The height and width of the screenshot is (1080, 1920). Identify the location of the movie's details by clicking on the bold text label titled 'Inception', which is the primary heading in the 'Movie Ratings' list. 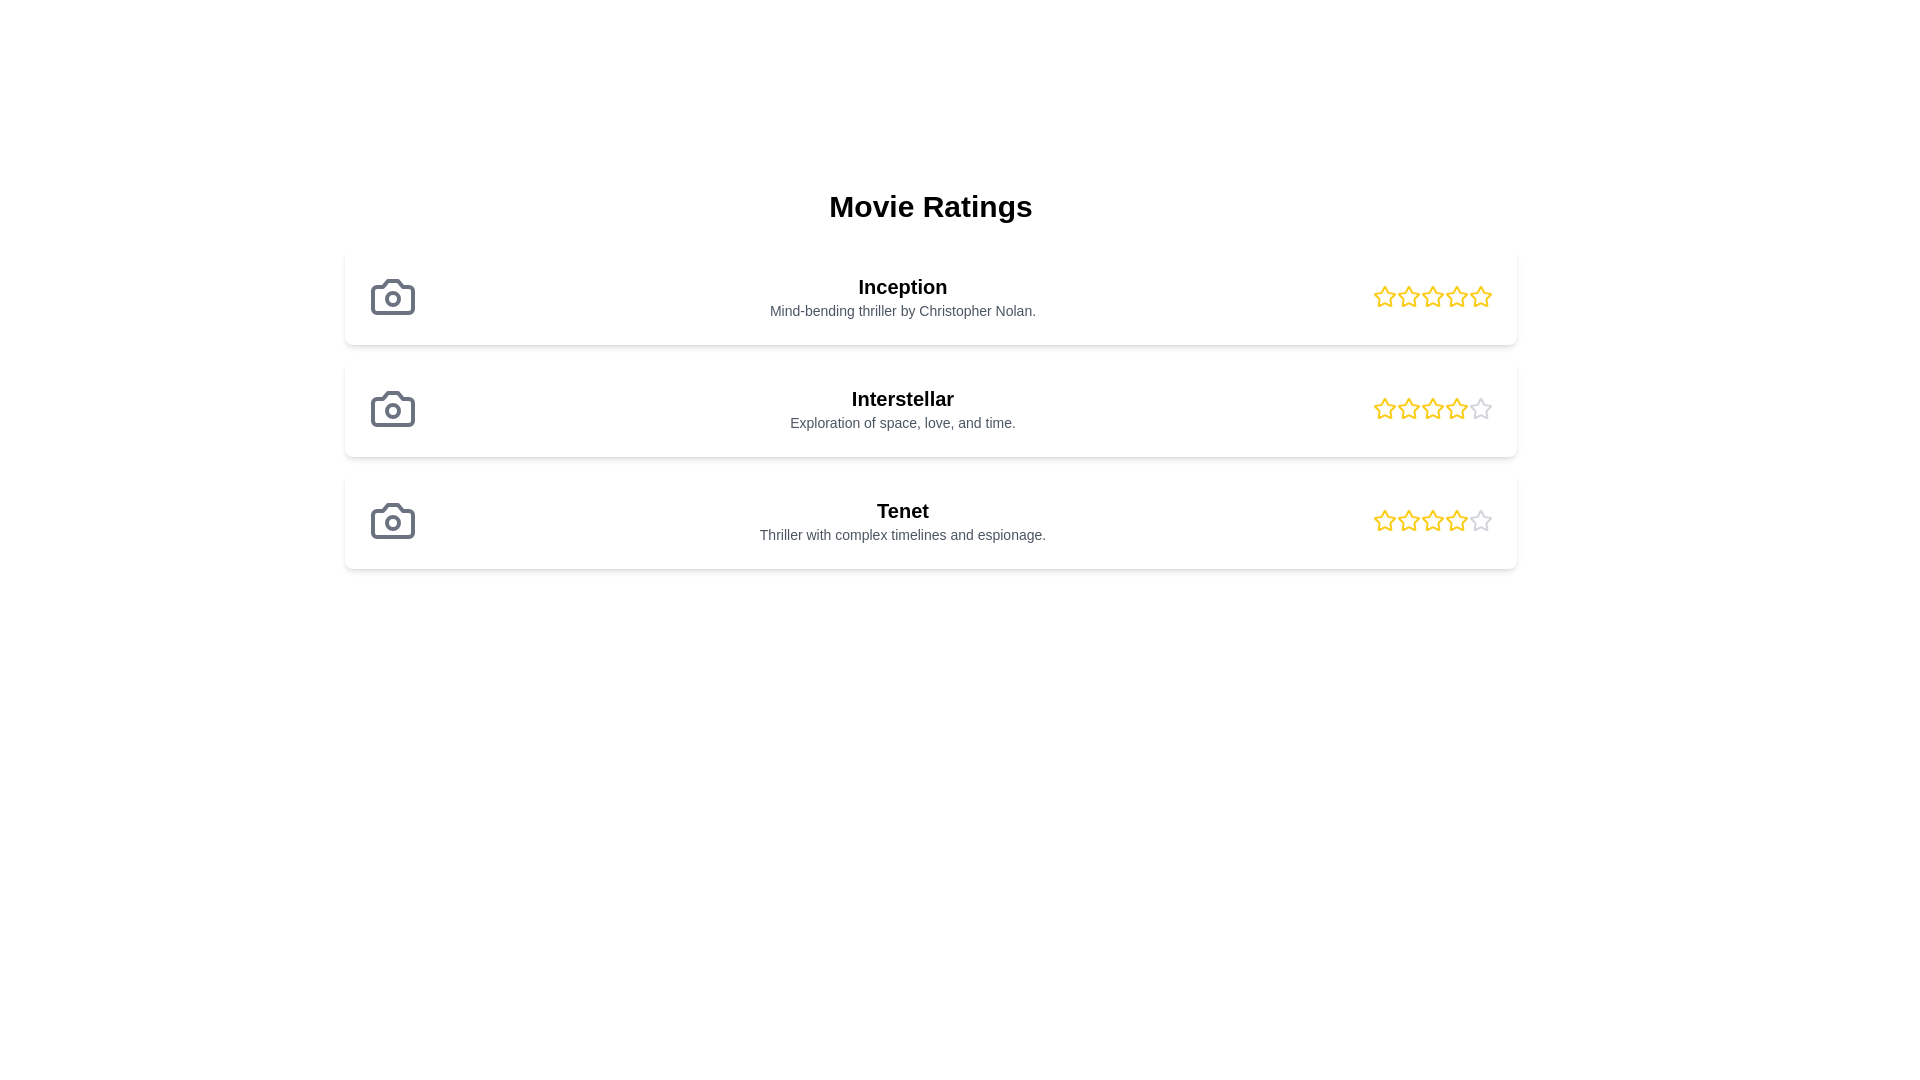
(901, 286).